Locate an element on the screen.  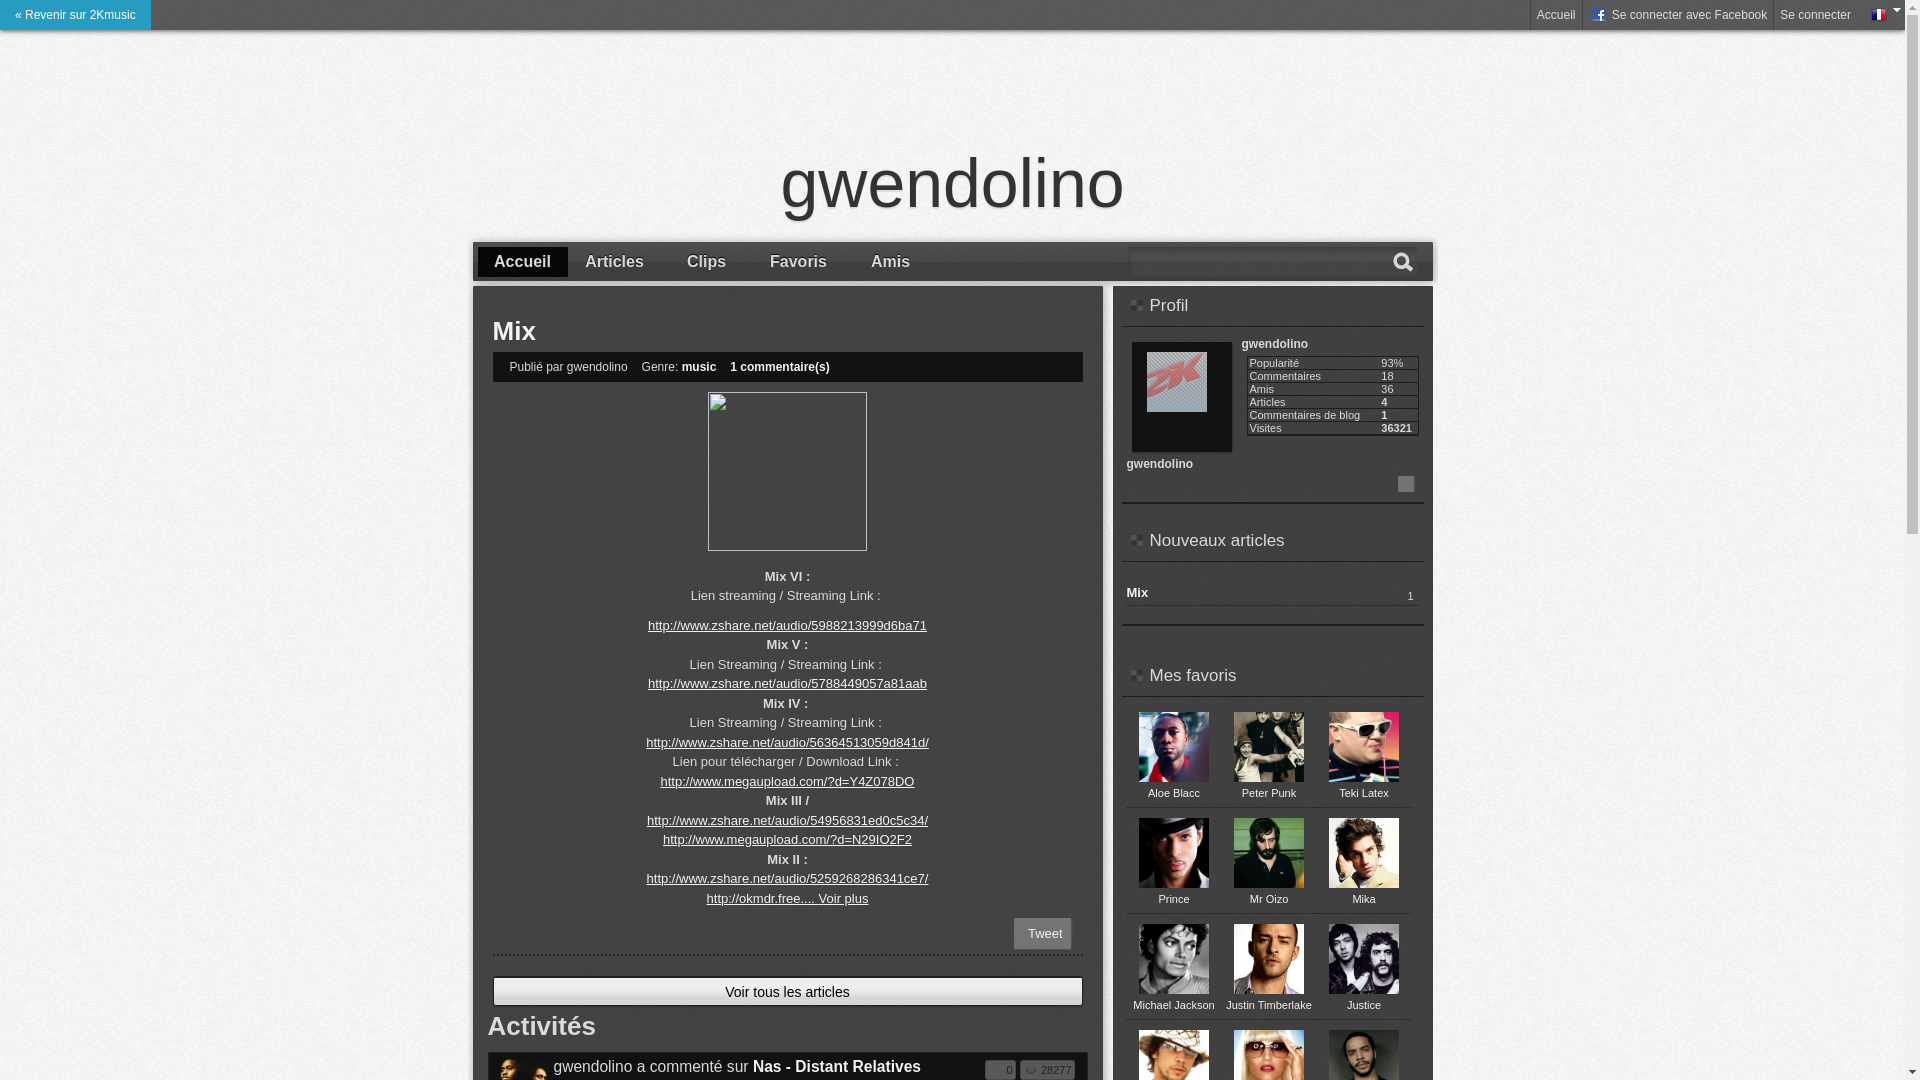
'Accueil' is located at coordinates (523, 261).